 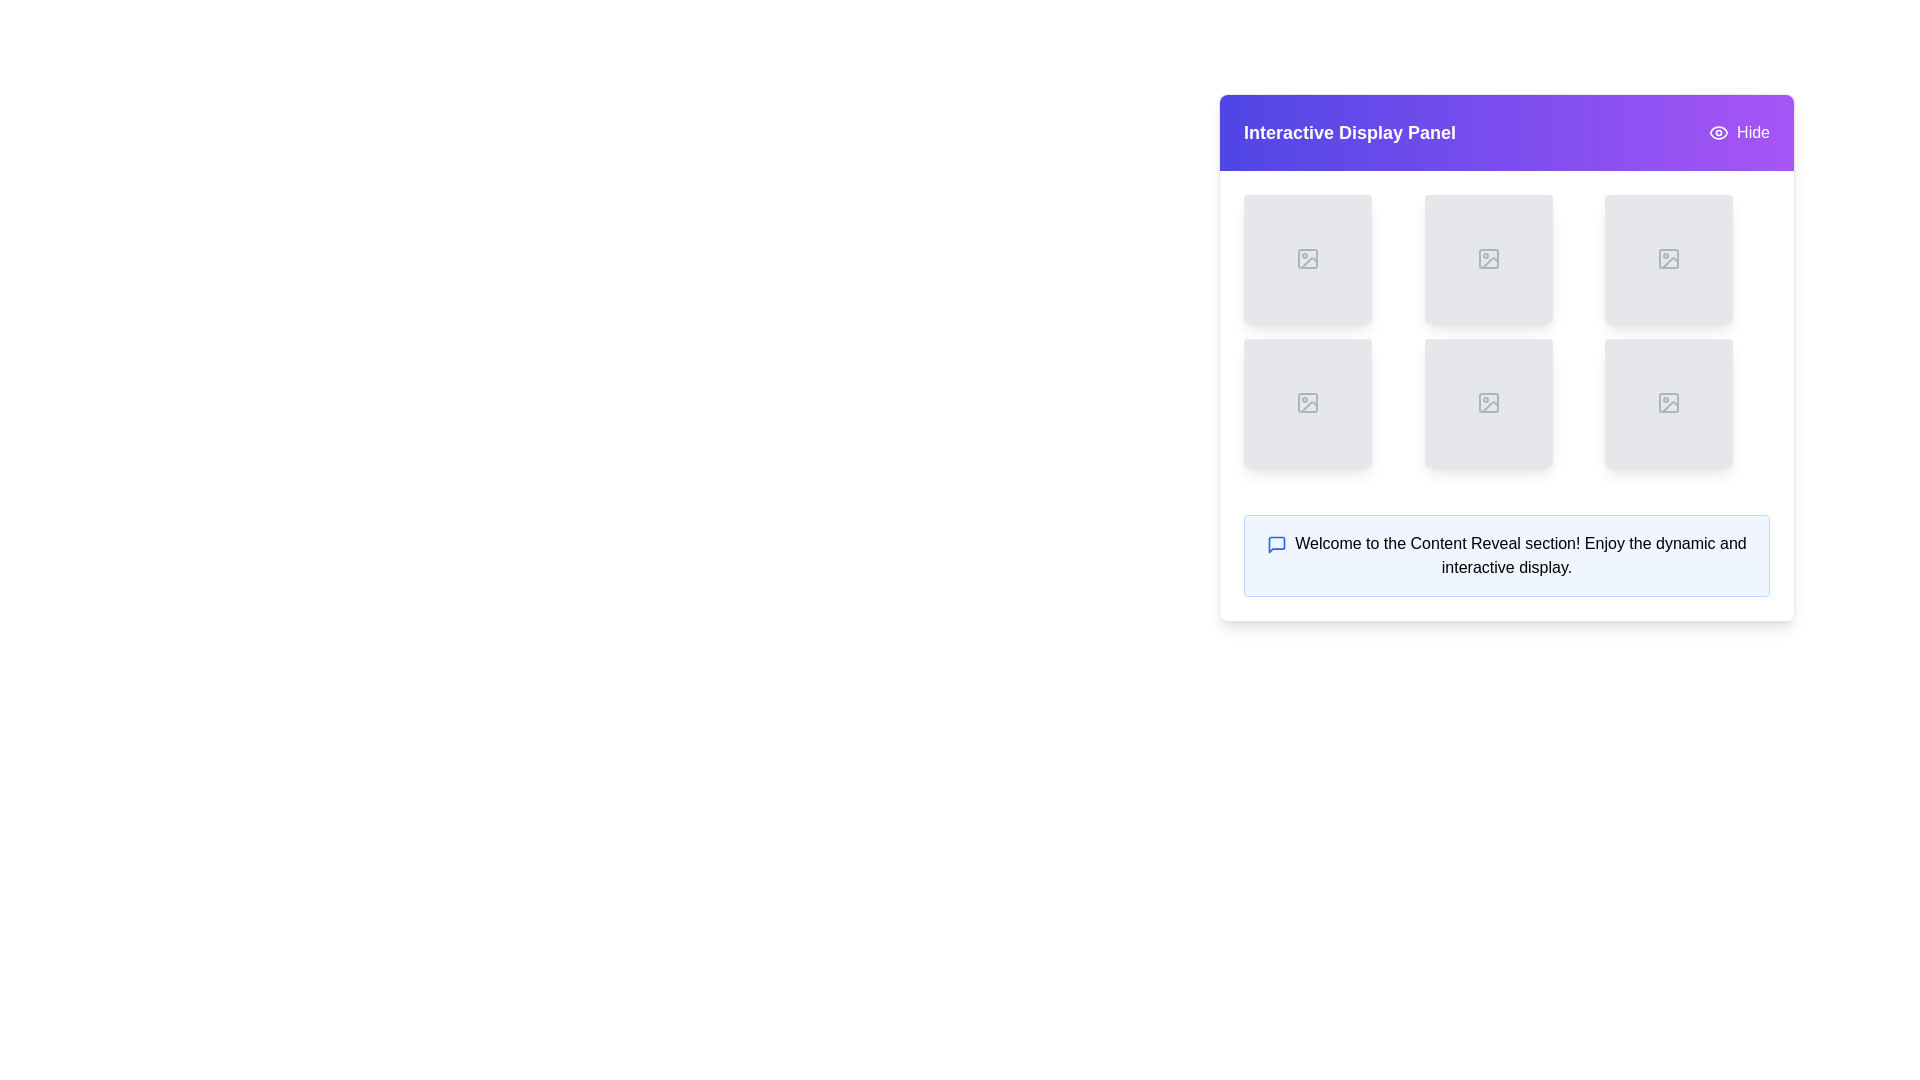 What do you see at coordinates (1752, 132) in the screenshot?
I see `the 'Hide' text label in the upper right corner of the interface` at bounding box center [1752, 132].